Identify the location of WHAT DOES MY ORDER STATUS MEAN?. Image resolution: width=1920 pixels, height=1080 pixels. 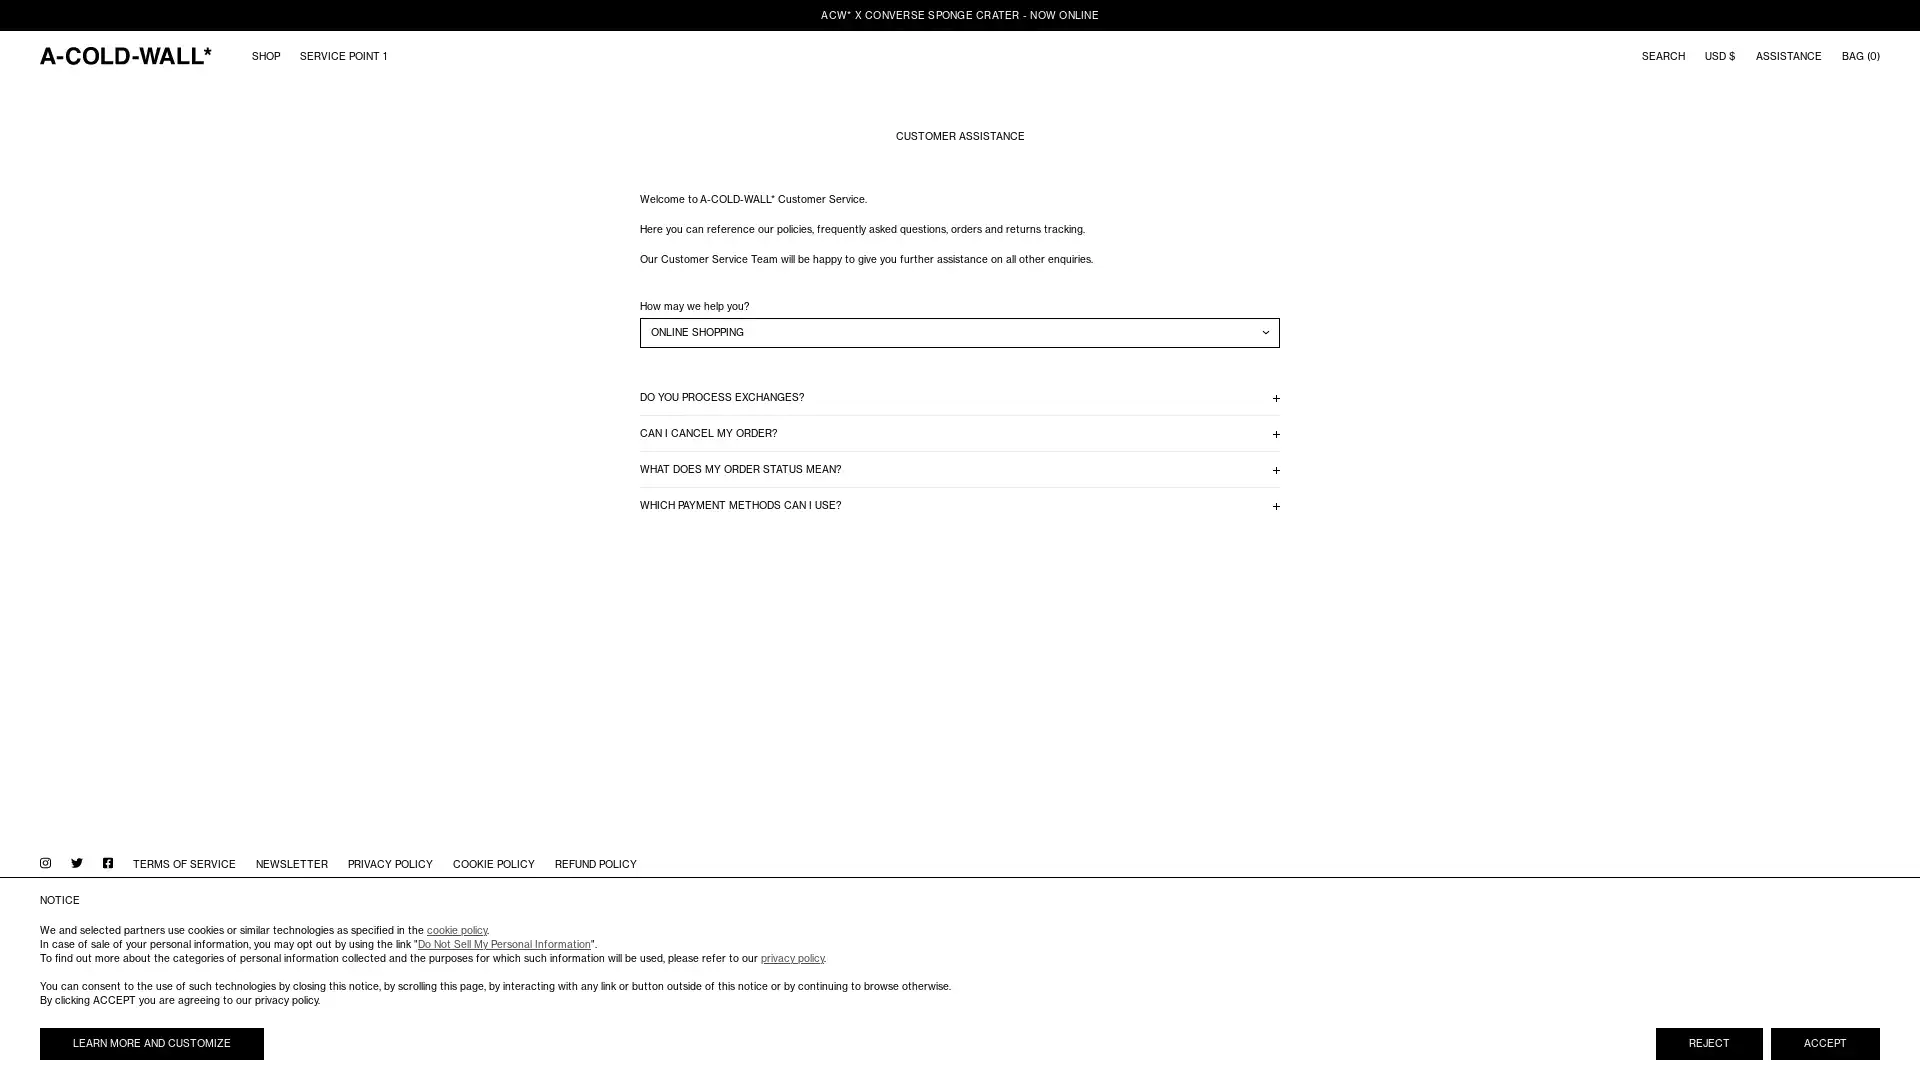
(960, 469).